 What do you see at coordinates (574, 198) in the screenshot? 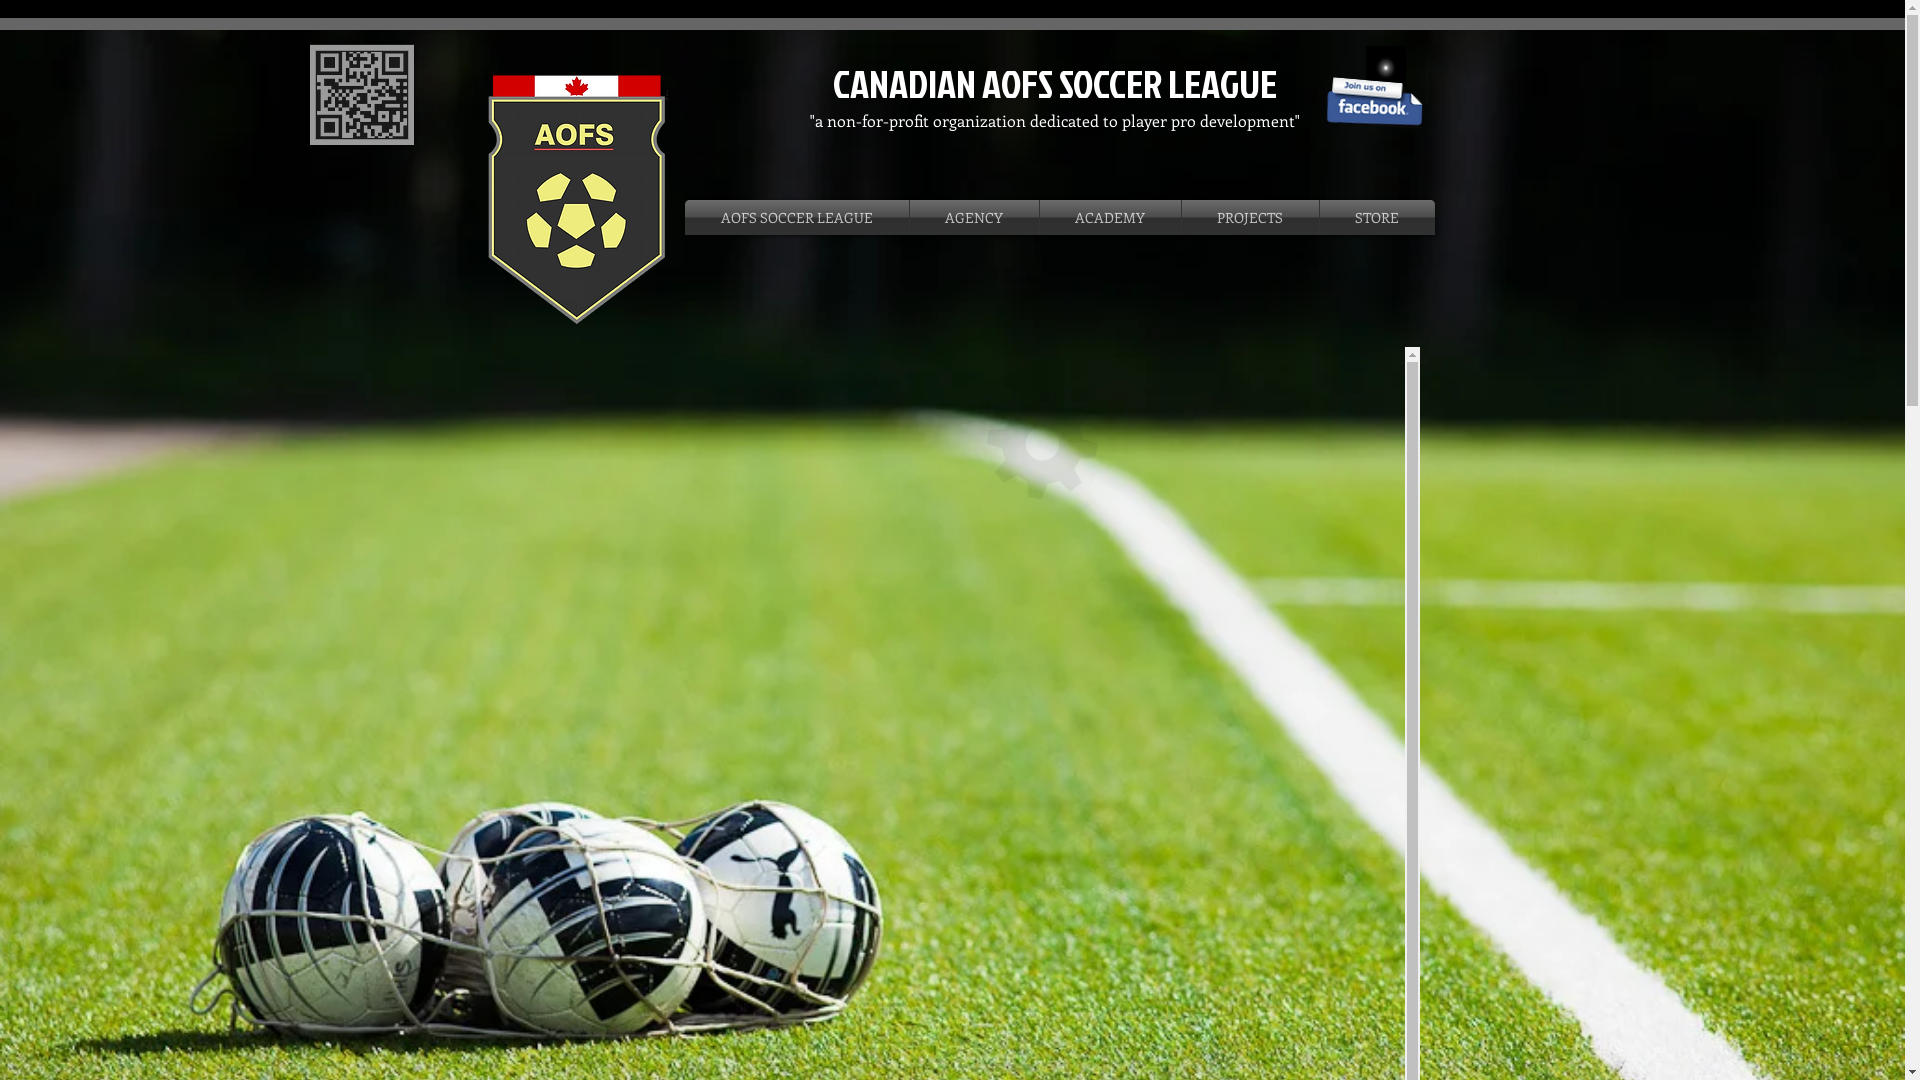
I see `'newaofslogo77s_edited.png'` at bounding box center [574, 198].